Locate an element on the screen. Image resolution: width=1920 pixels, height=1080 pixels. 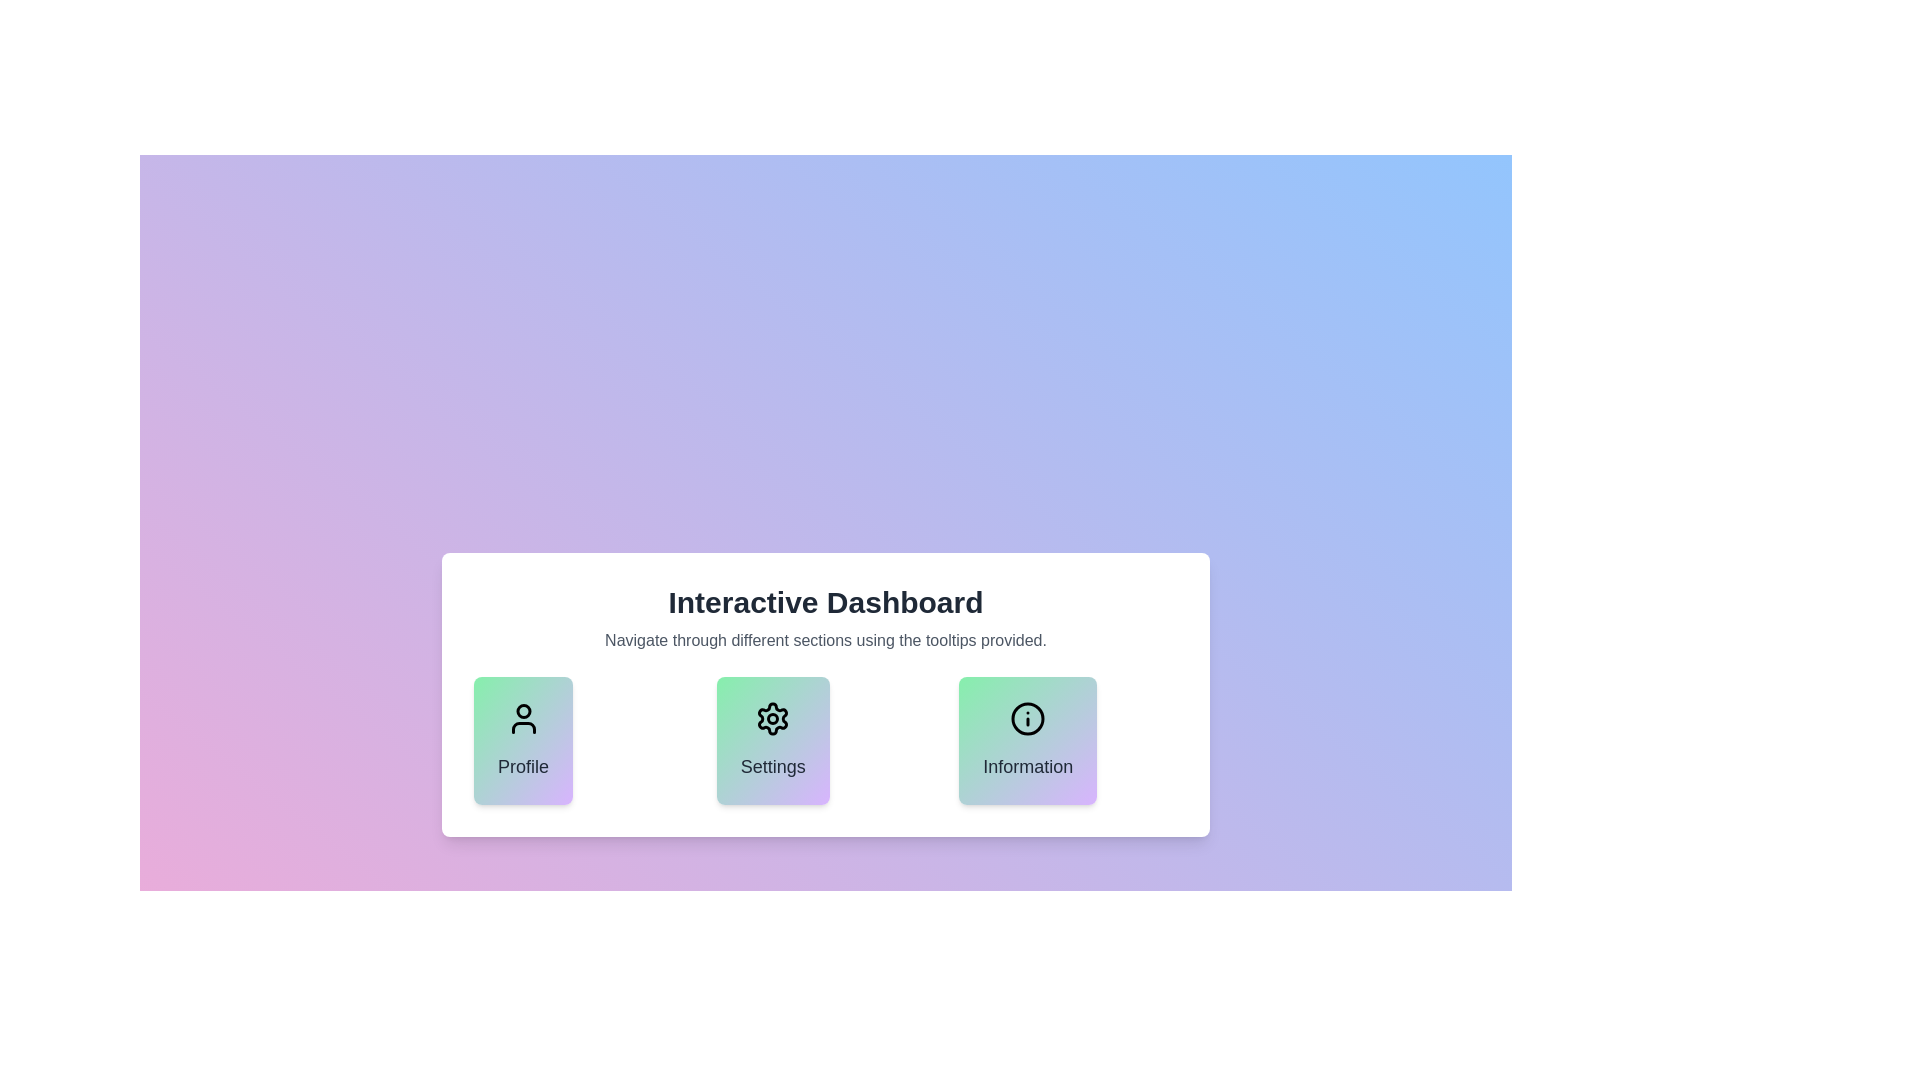
the help button located at the far-right of a group of three buttons at the bottom of the dashboard is located at coordinates (1028, 740).